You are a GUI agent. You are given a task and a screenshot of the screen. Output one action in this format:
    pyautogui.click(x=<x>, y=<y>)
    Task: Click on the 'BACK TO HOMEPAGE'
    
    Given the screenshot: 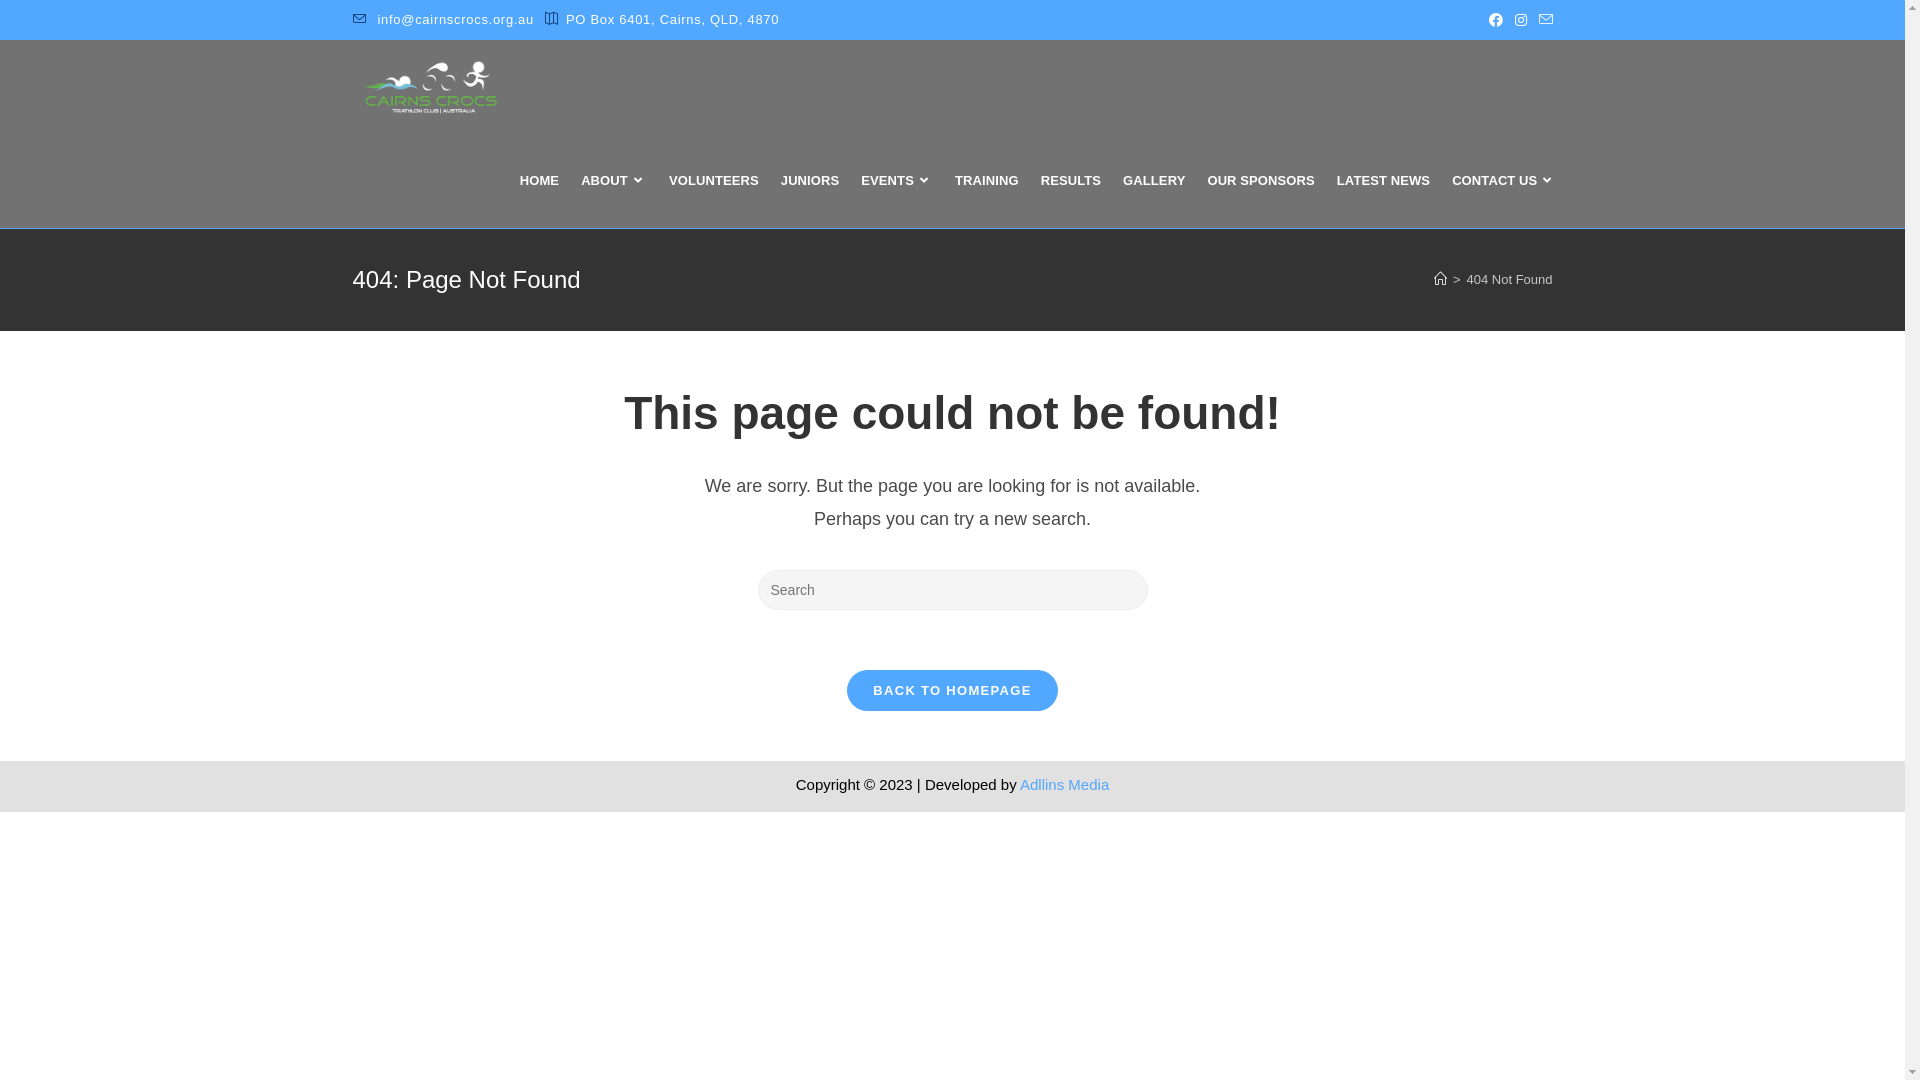 What is the action you would take?
    pyautogui.click(x=950, y=689)
    